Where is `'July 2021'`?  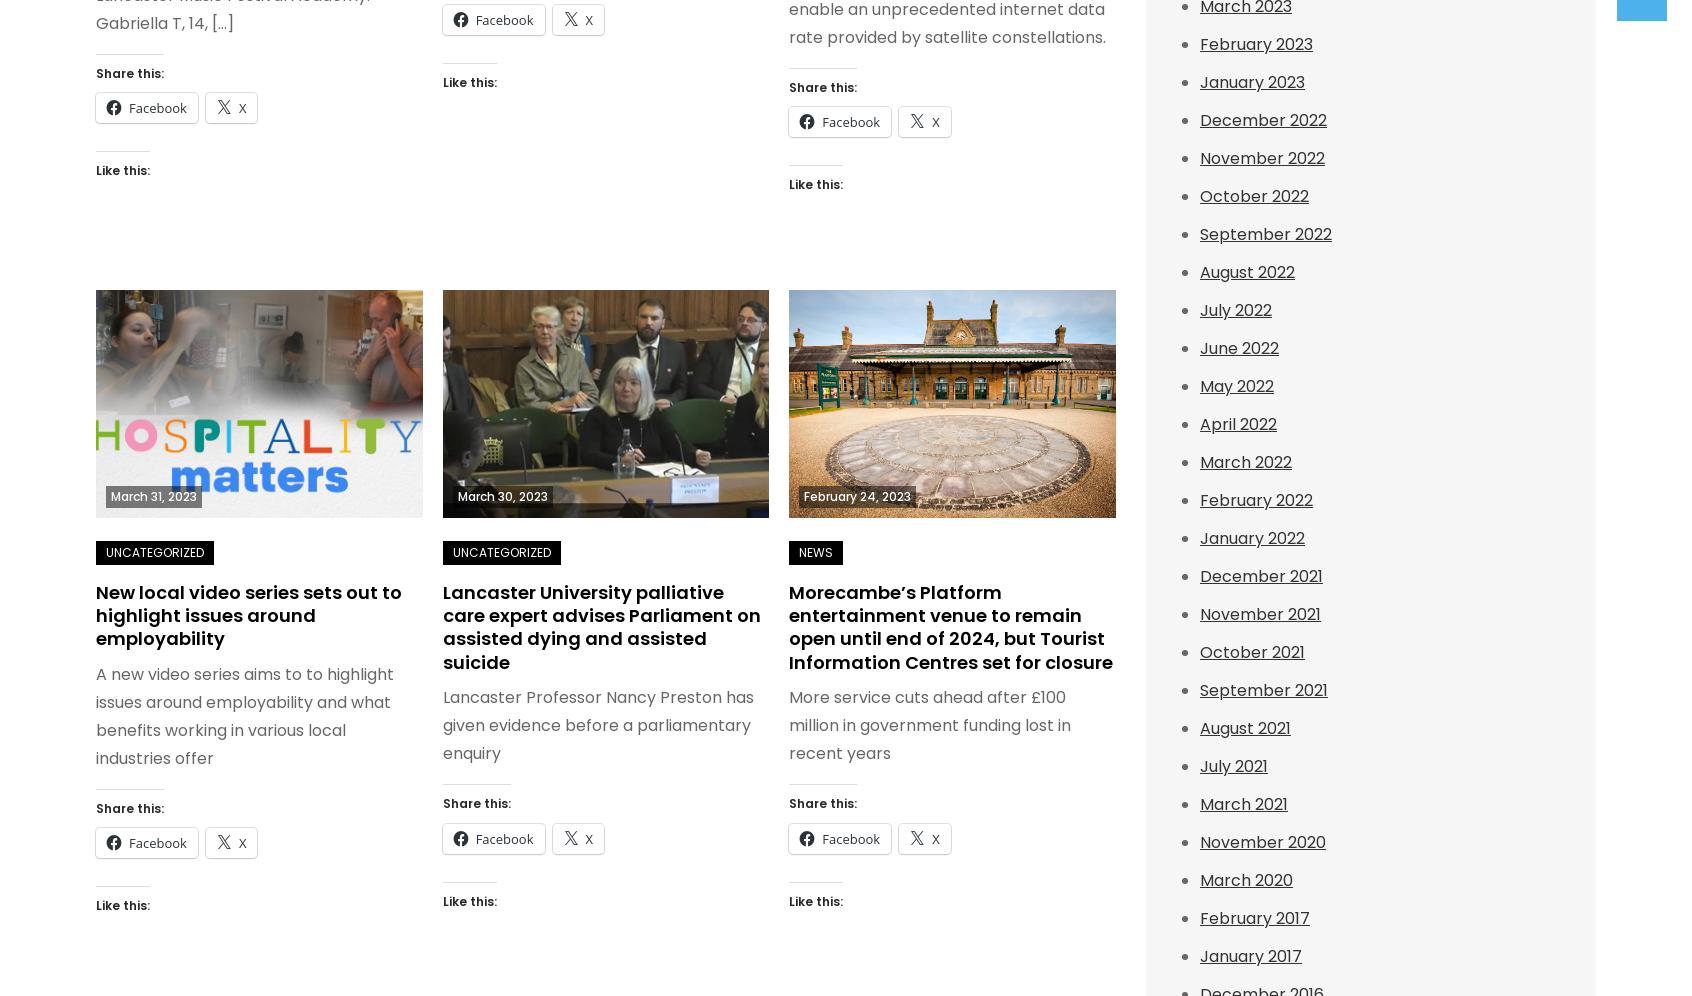 'July 2021' is located at coordinates (1233, 766).